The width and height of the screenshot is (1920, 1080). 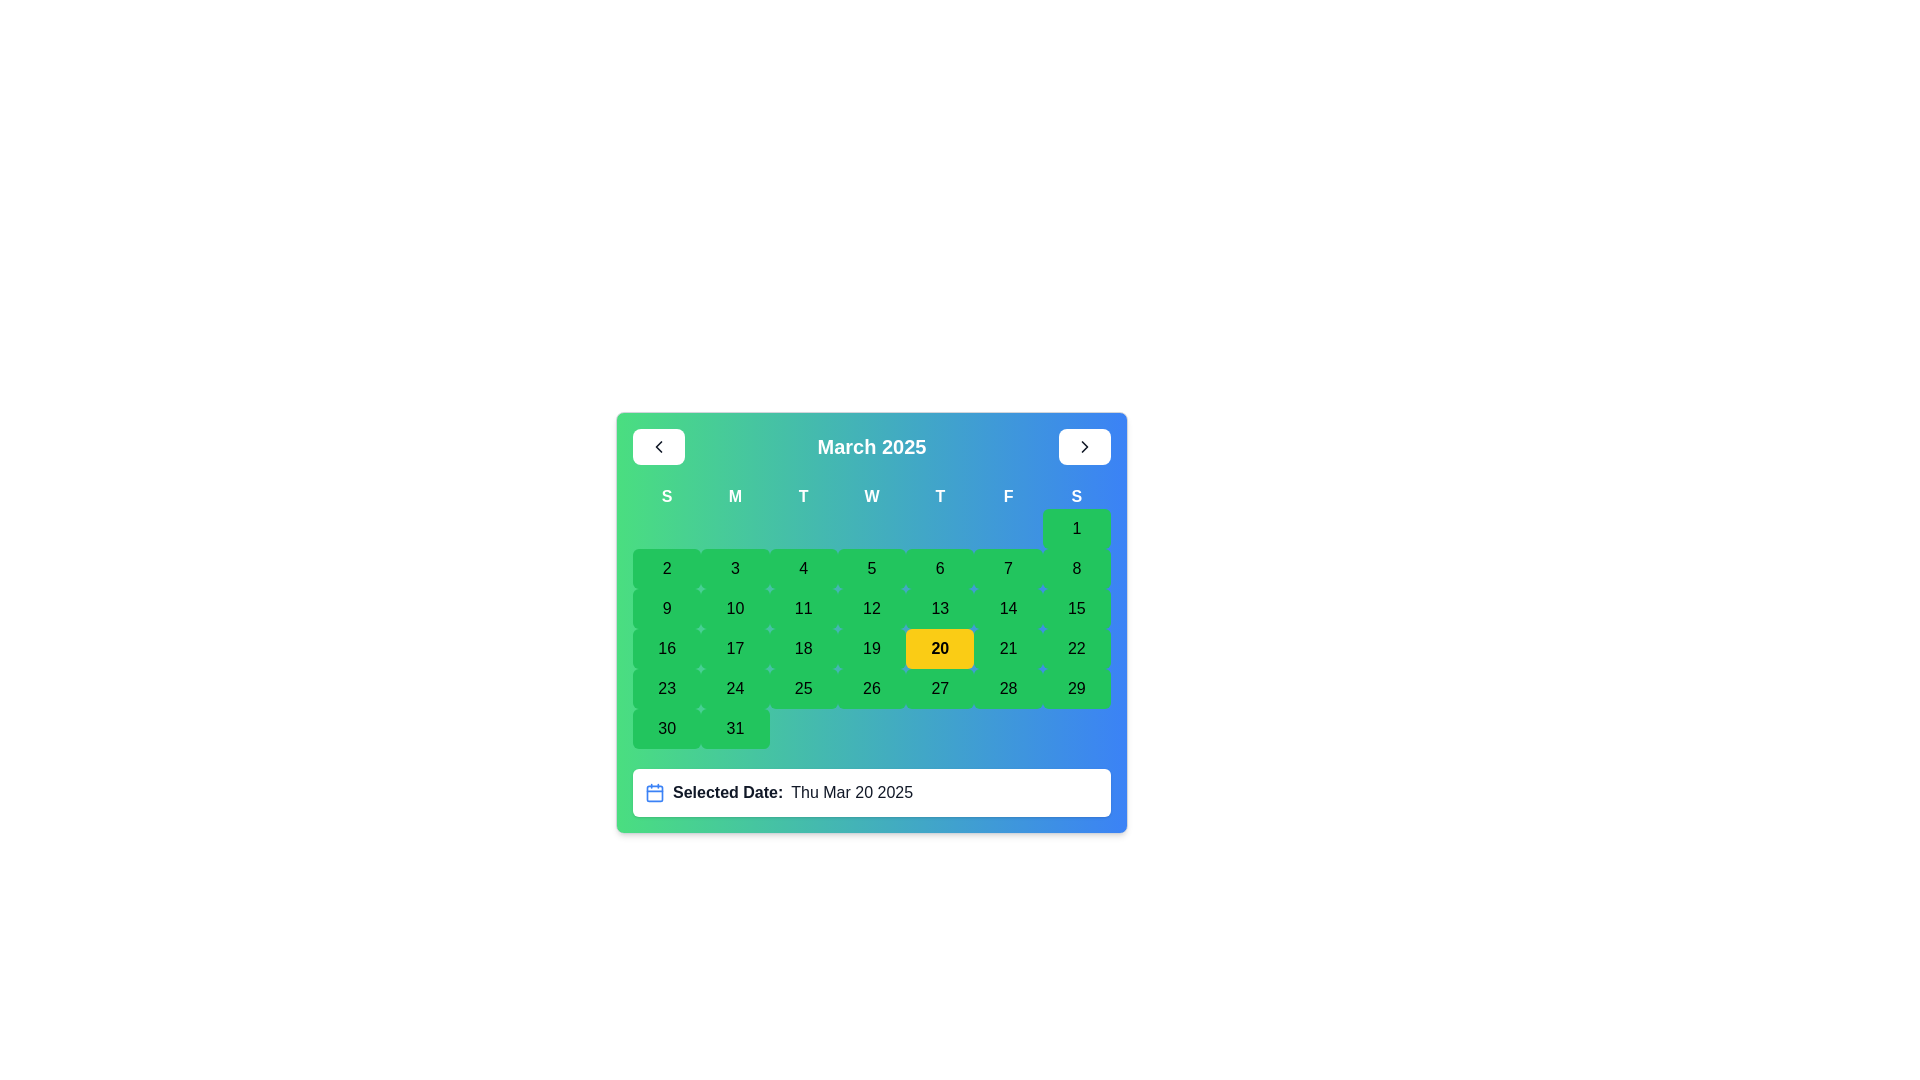 I want to click on the button representing the date 3rd of March 2025, so click(x=734, y=569).